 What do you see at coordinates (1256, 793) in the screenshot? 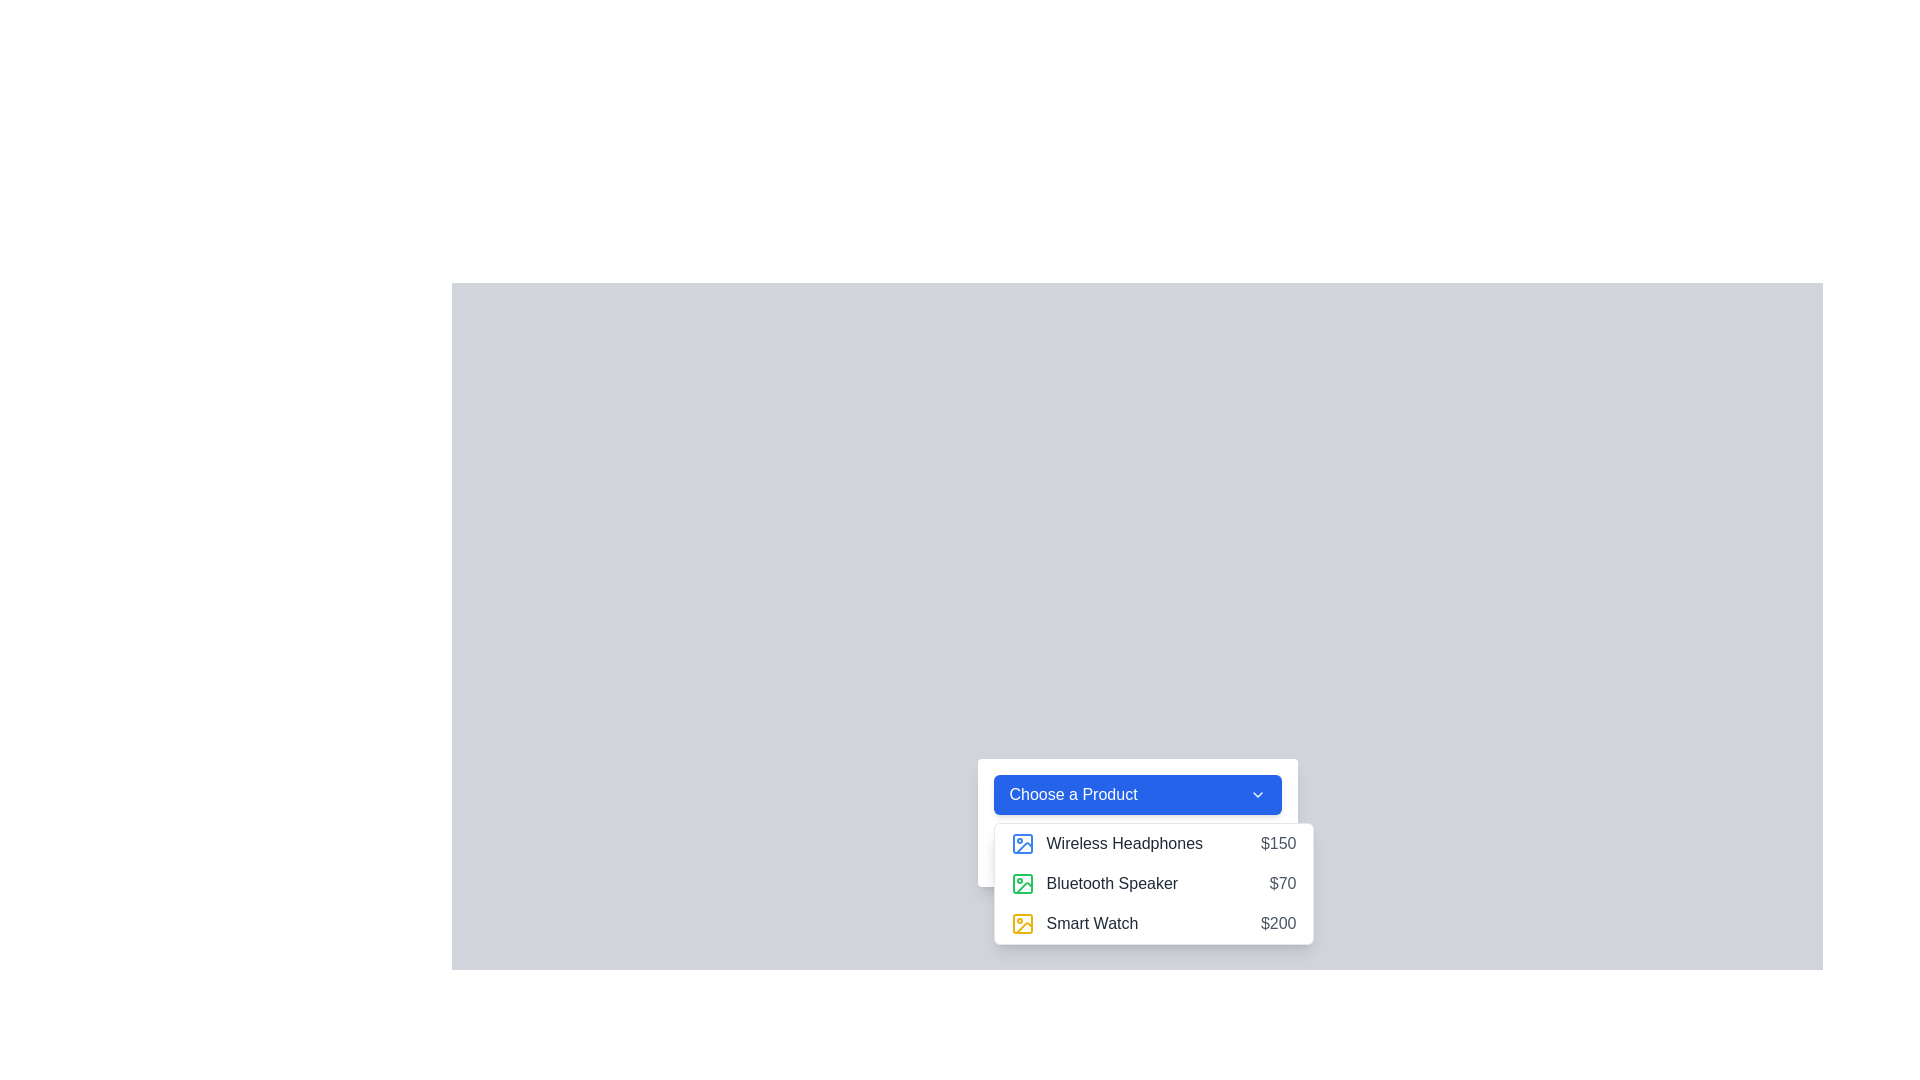
I see `the dropdown menu toggle icon located inside the 'Choose a Product' button` at bounding box center [1256, 793].